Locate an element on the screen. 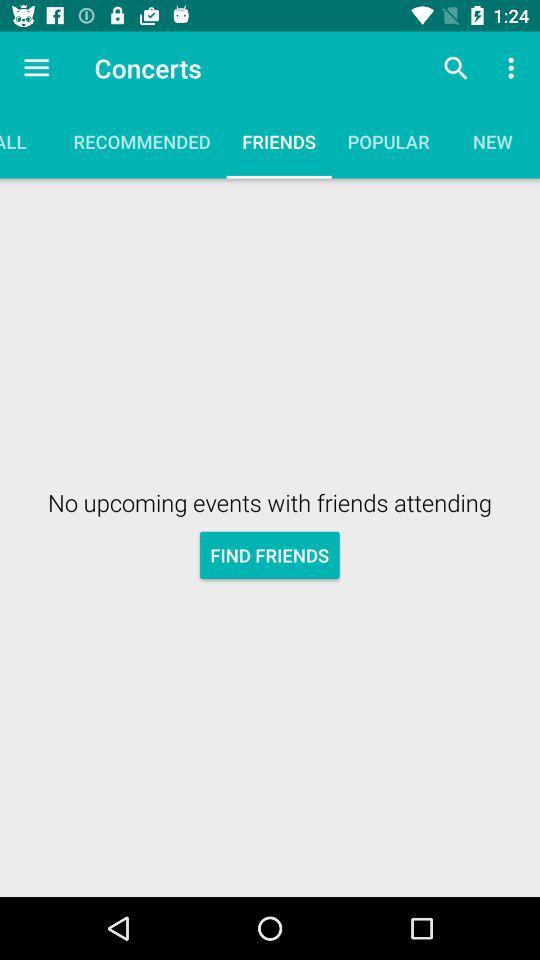 The height and width of the screenshot is (960, 540). the item above new is located at coordinates (513, 68).